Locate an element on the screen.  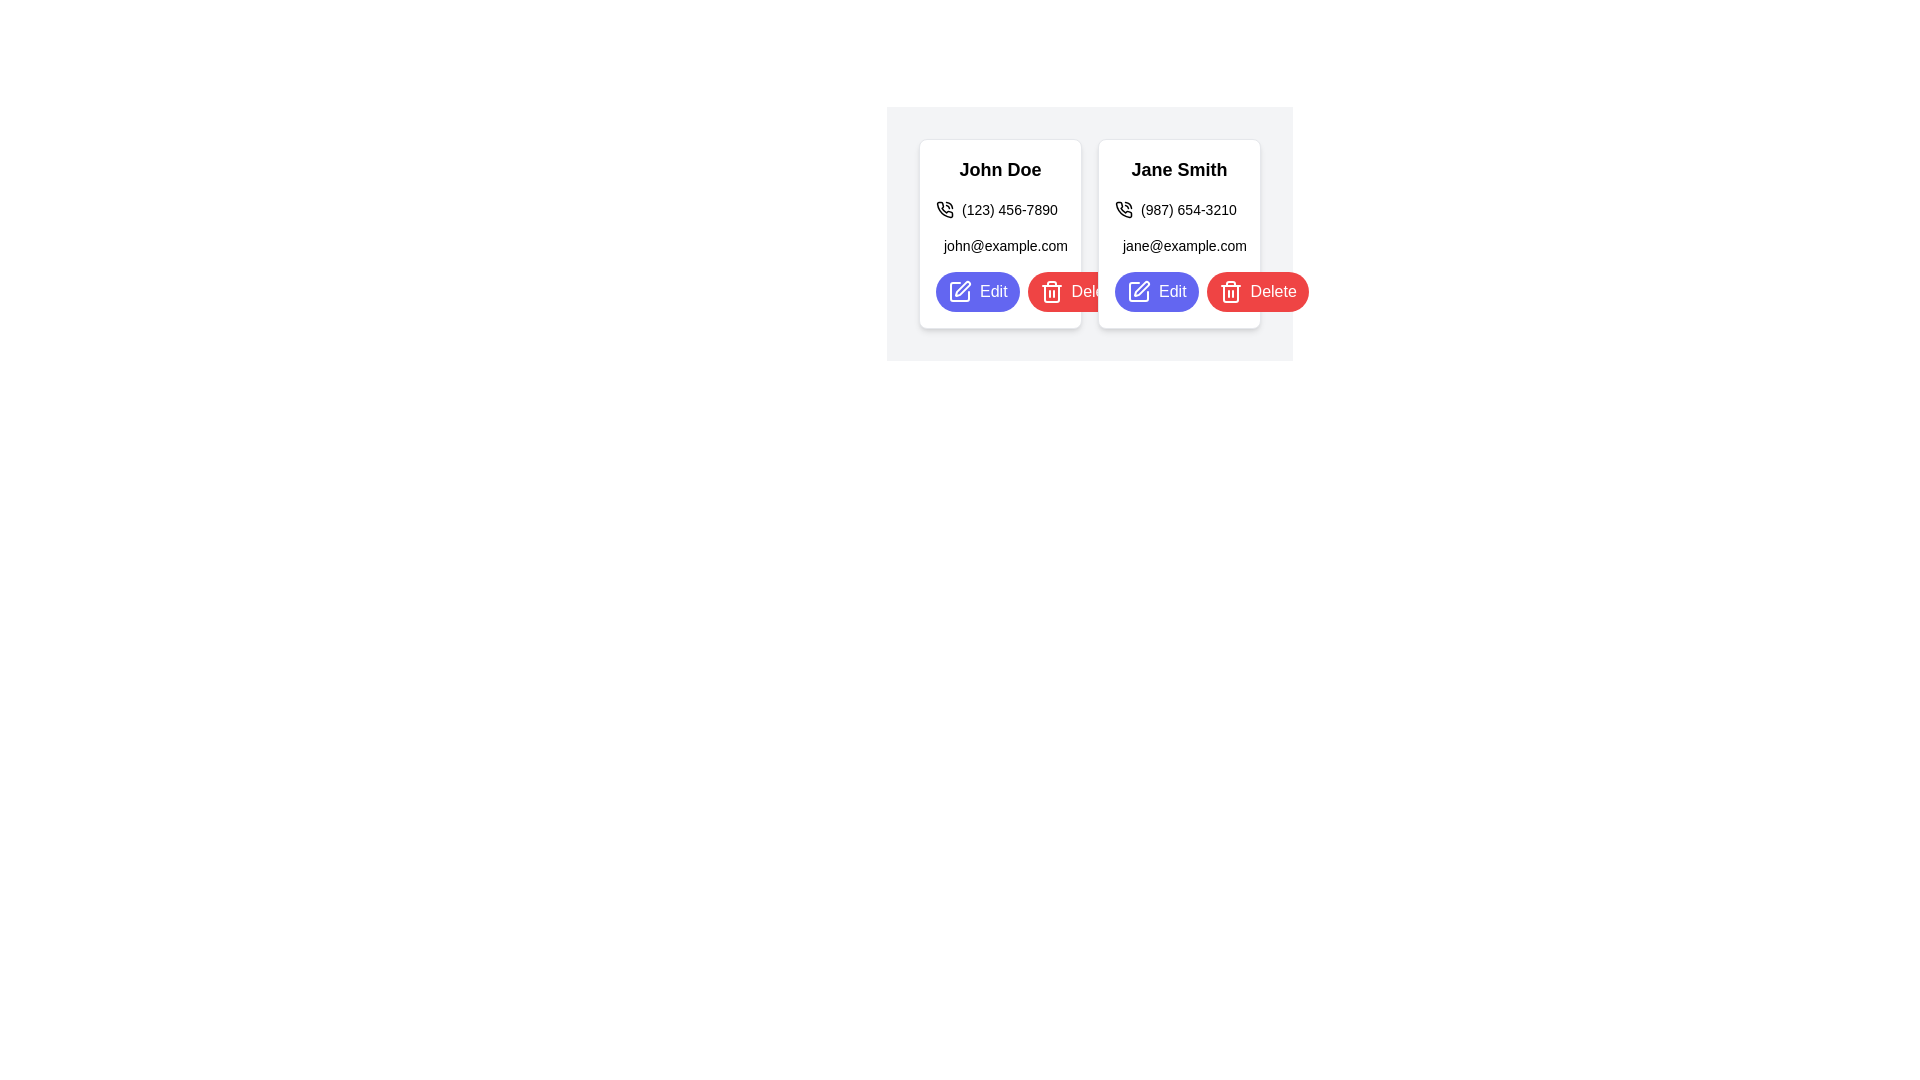
the 'Edit' button located in the bottom row of the contact card for 'Jane Smith' to modify the contact information is located at coordinates (1179, 292).